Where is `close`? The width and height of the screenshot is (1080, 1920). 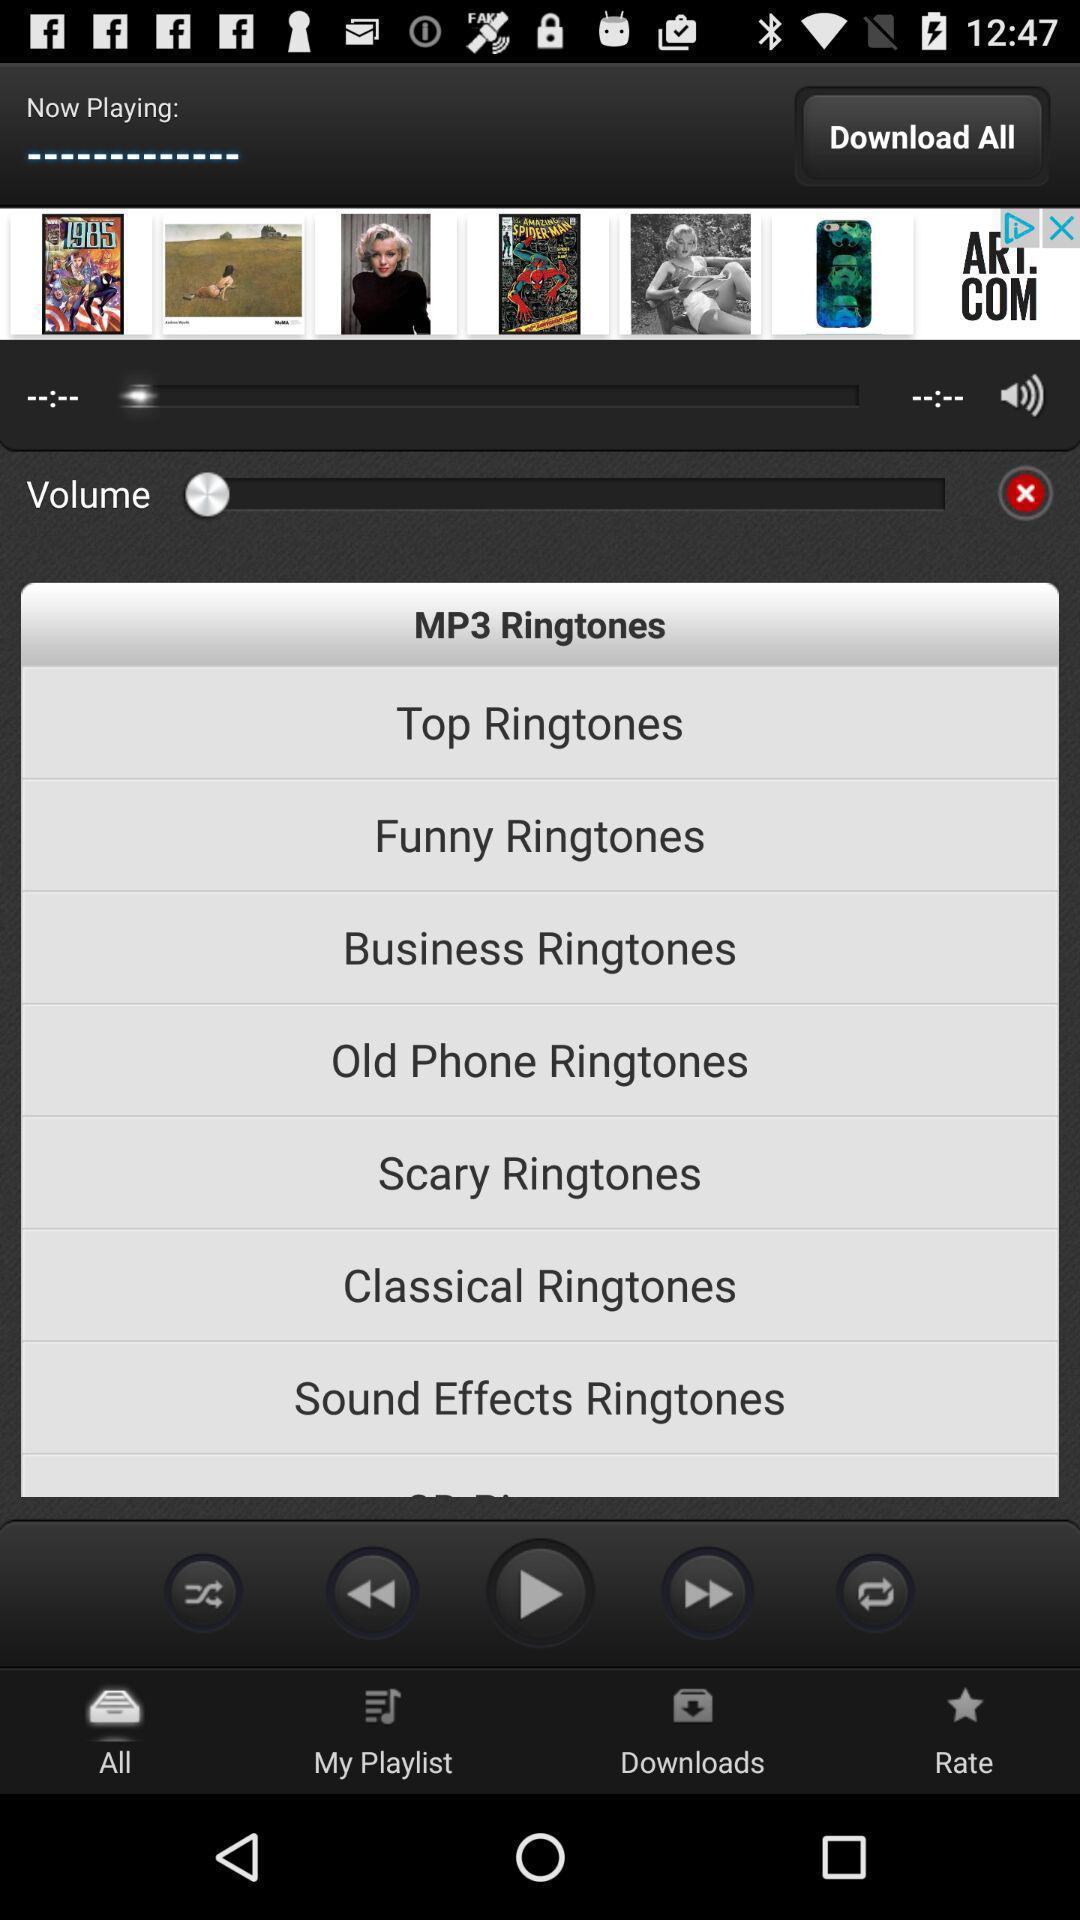
close is located at coordinates (1025, 493).